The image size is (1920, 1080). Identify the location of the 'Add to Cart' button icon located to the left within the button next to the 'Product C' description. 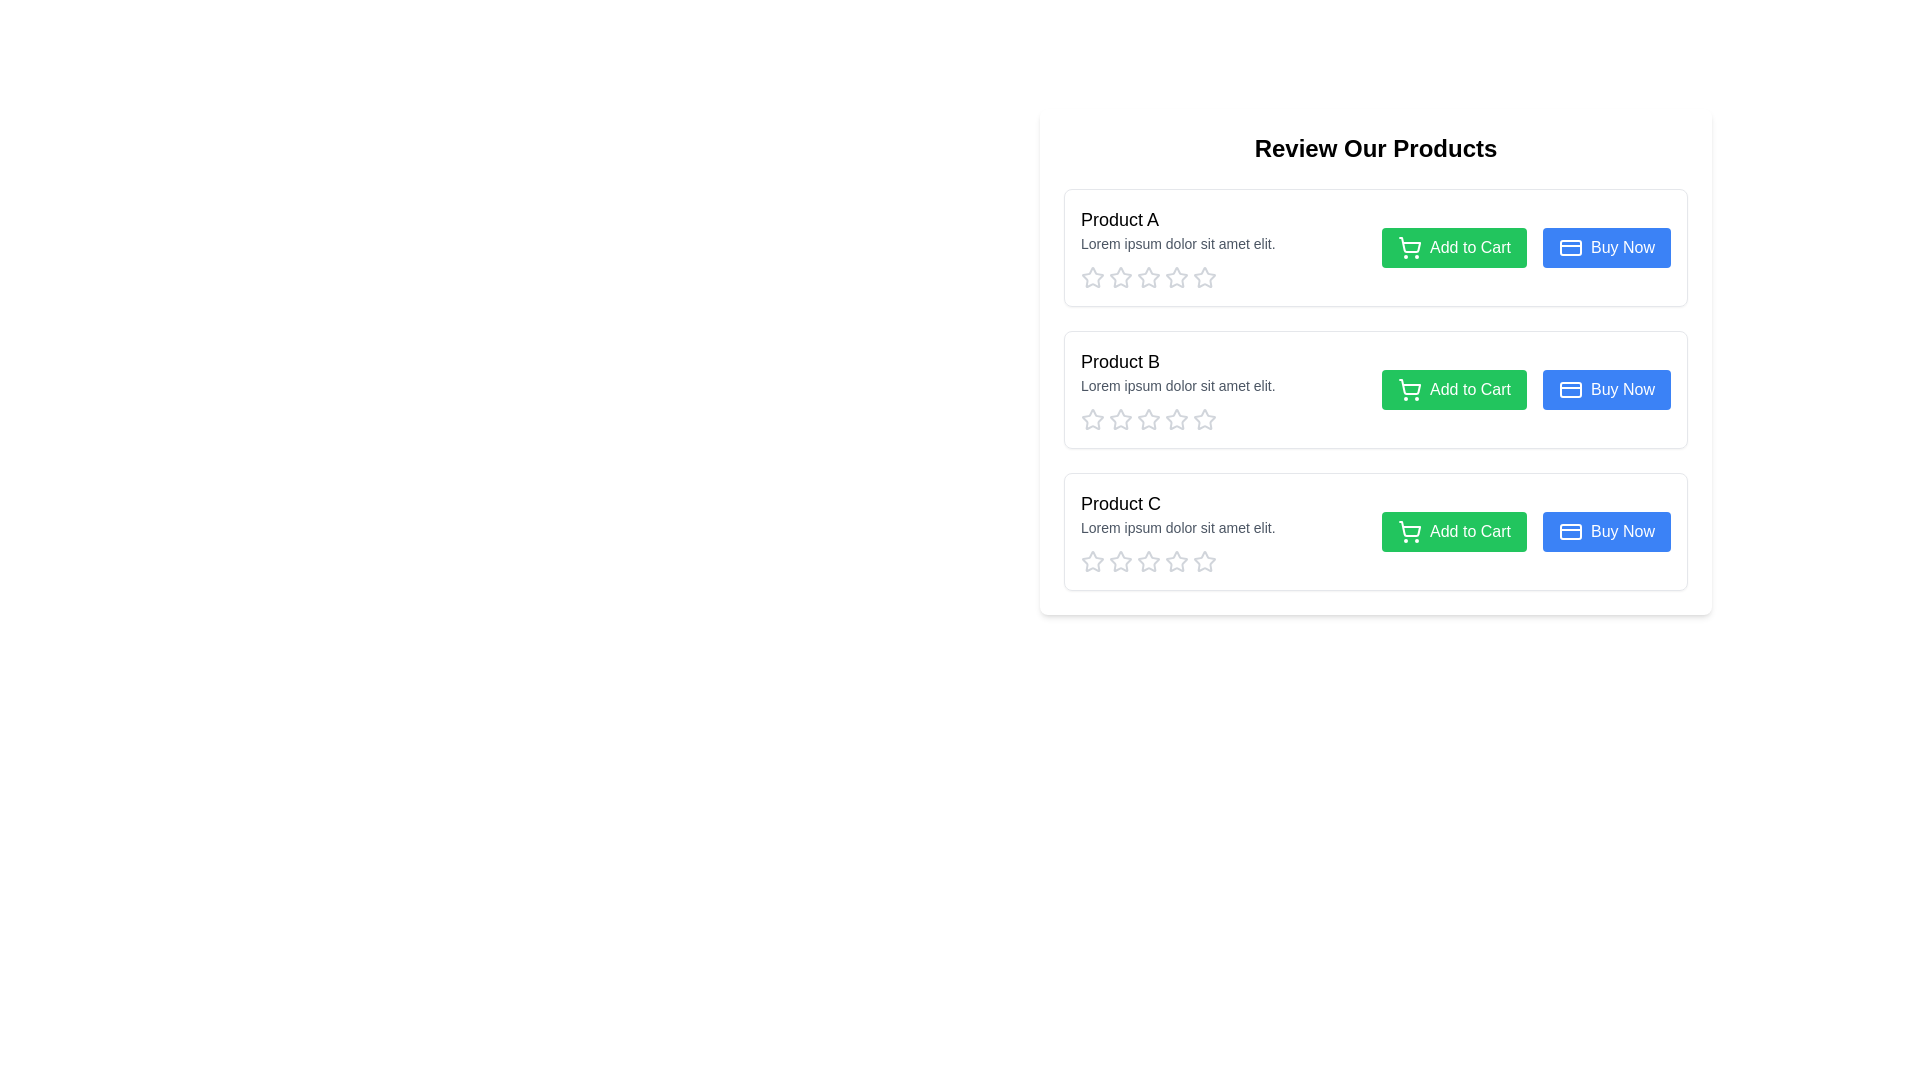
(1409, 531).